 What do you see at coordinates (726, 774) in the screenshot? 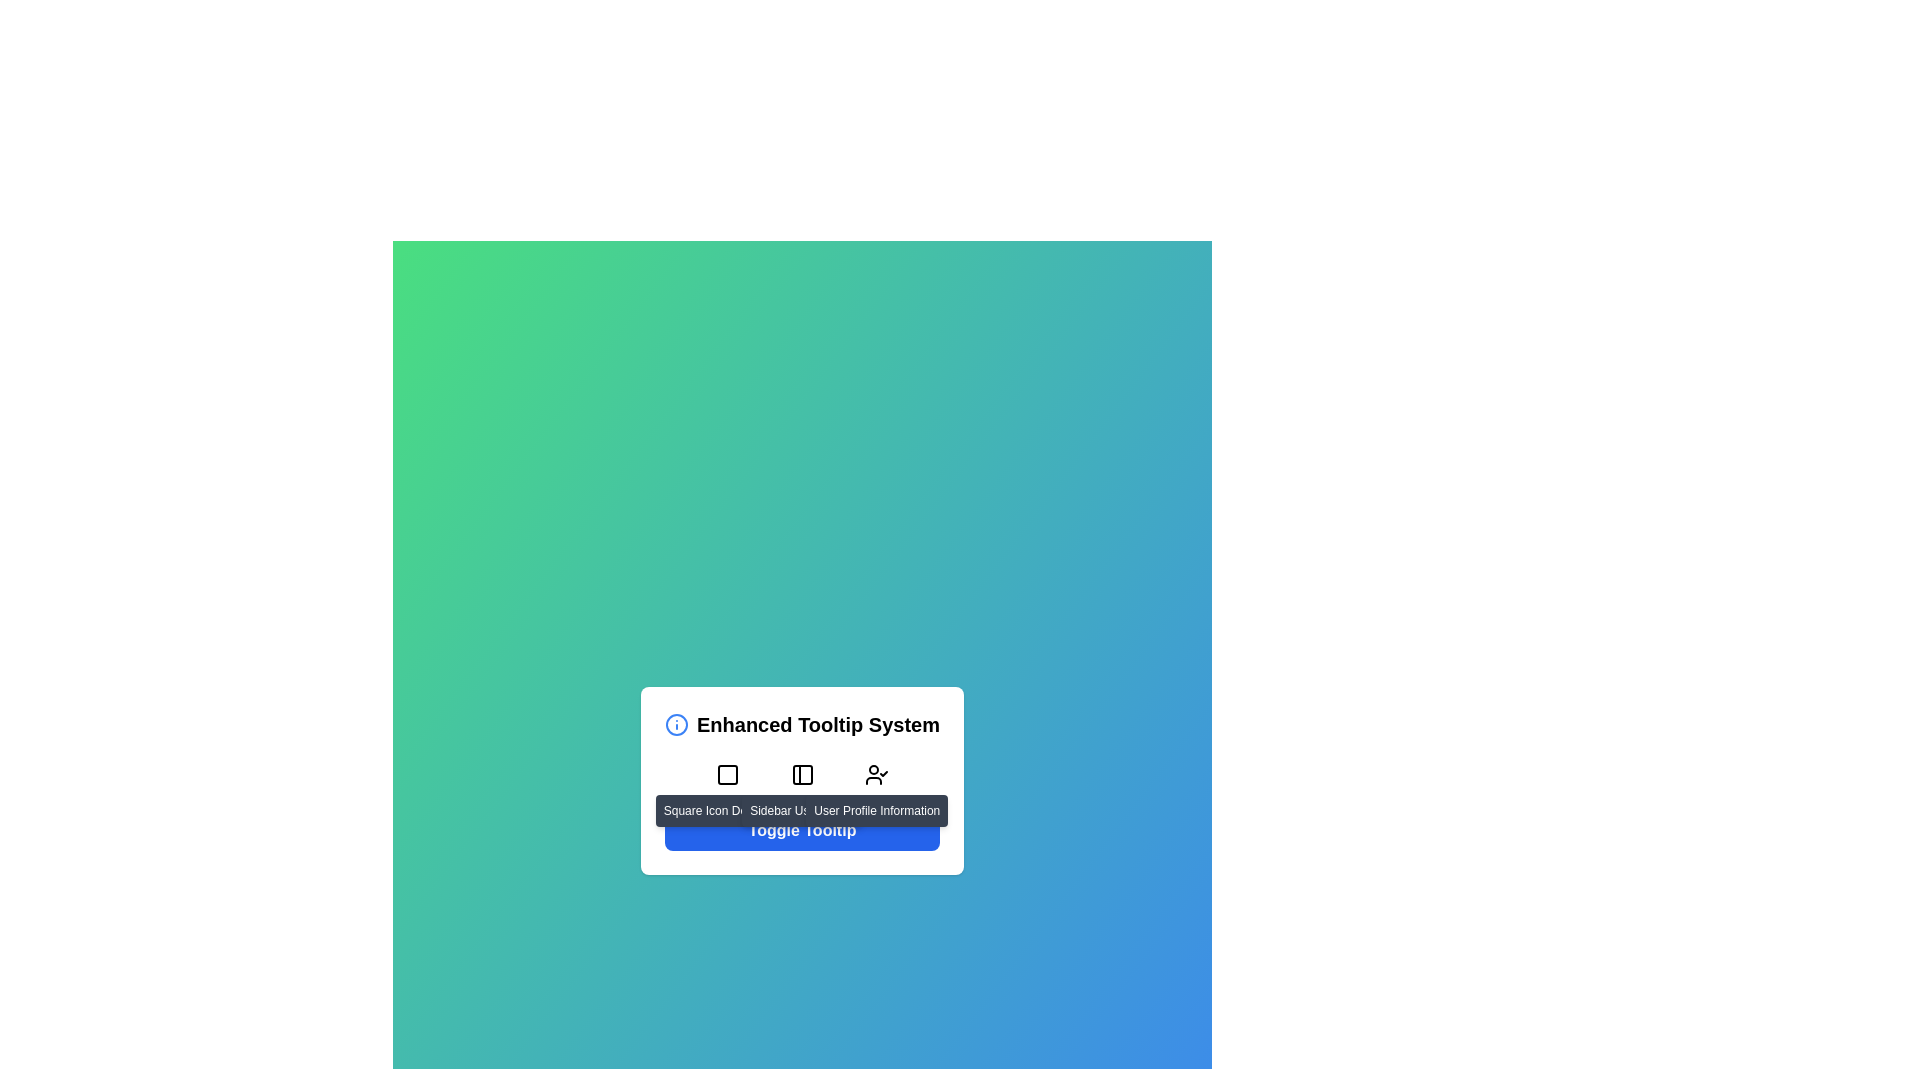
I see `the small decorative rectangle with rounded corners, which is centrally positioned within the second icon from the left under the 'Enhanced Tooltip System' header` at bounding box center [726, 774].